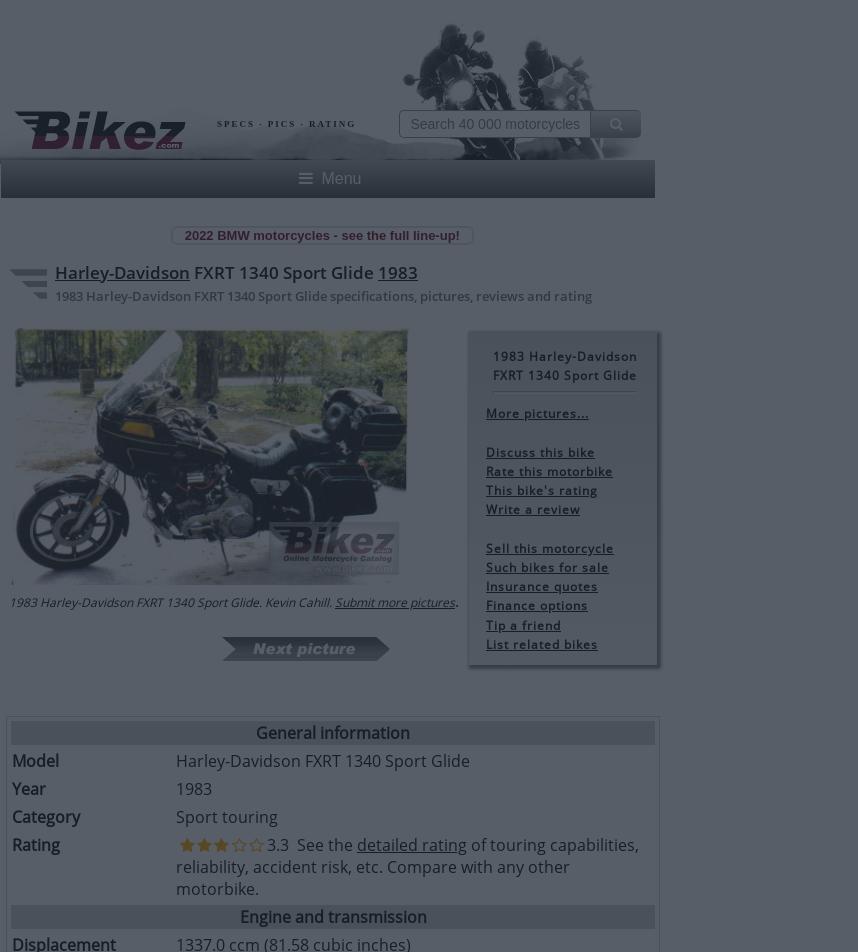  I want to click on 'Insurance quotes', so click(541, 586).